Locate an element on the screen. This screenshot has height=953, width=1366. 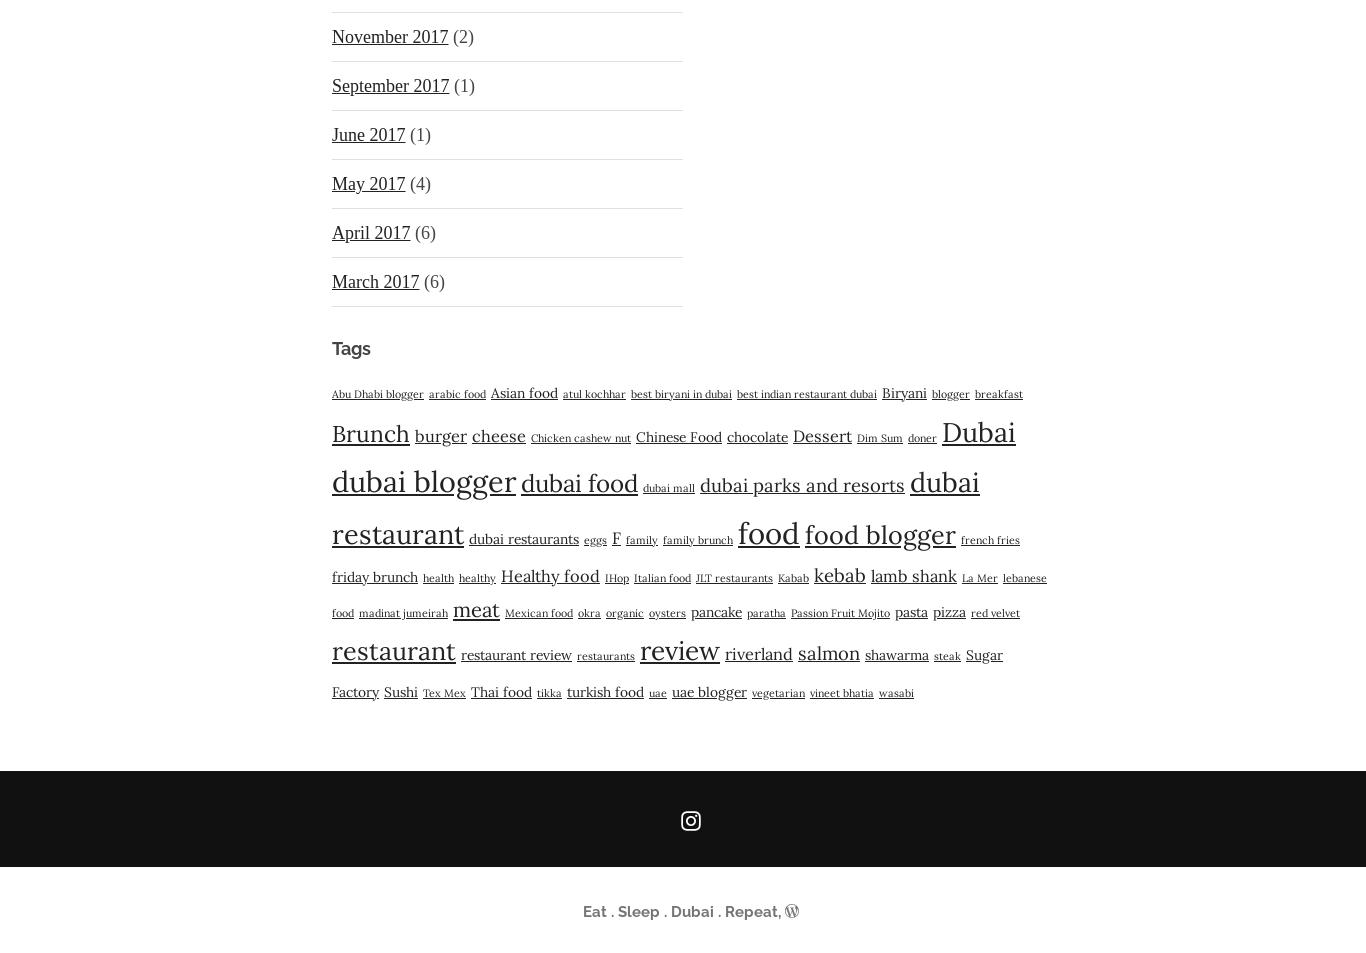
'uae blogger' is located at coordinates (709, 691).